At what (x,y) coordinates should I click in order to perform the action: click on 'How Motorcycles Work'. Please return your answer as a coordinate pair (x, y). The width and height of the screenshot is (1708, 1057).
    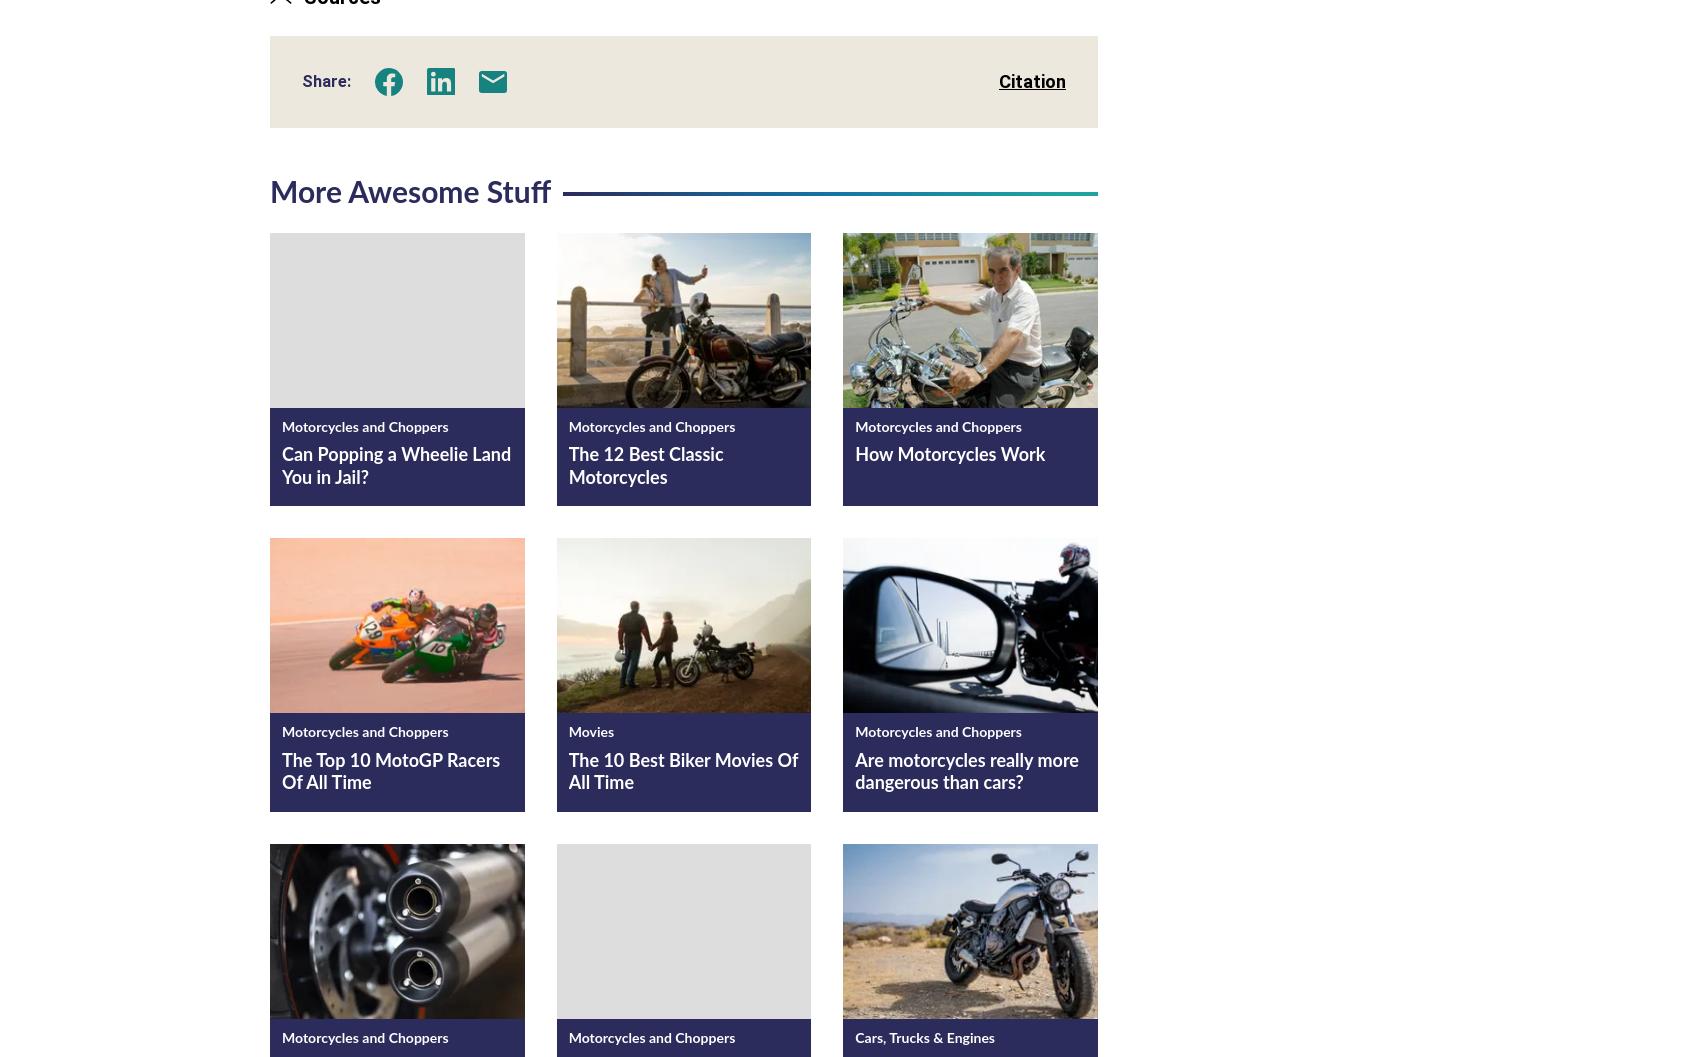
    Looking at the image, I should click on (949, 455).